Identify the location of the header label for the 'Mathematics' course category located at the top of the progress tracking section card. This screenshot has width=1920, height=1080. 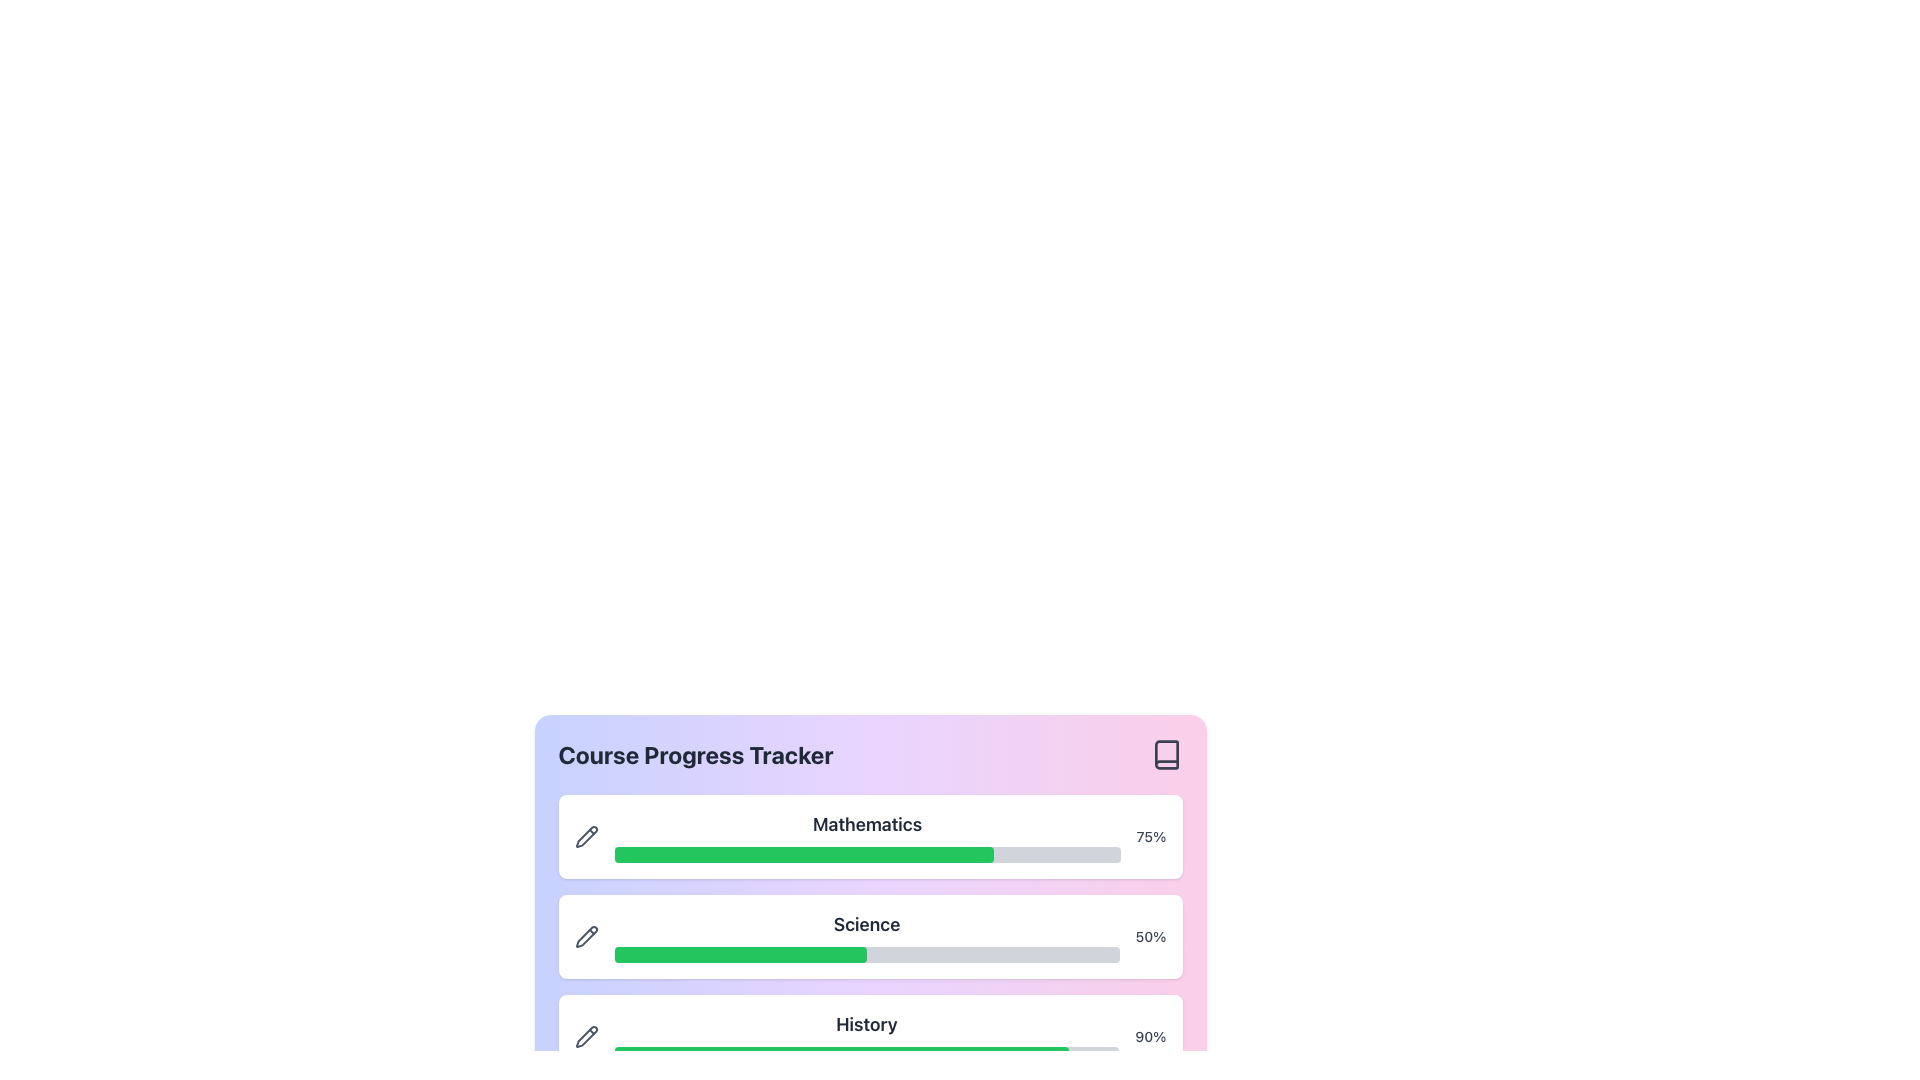
(867, 837).